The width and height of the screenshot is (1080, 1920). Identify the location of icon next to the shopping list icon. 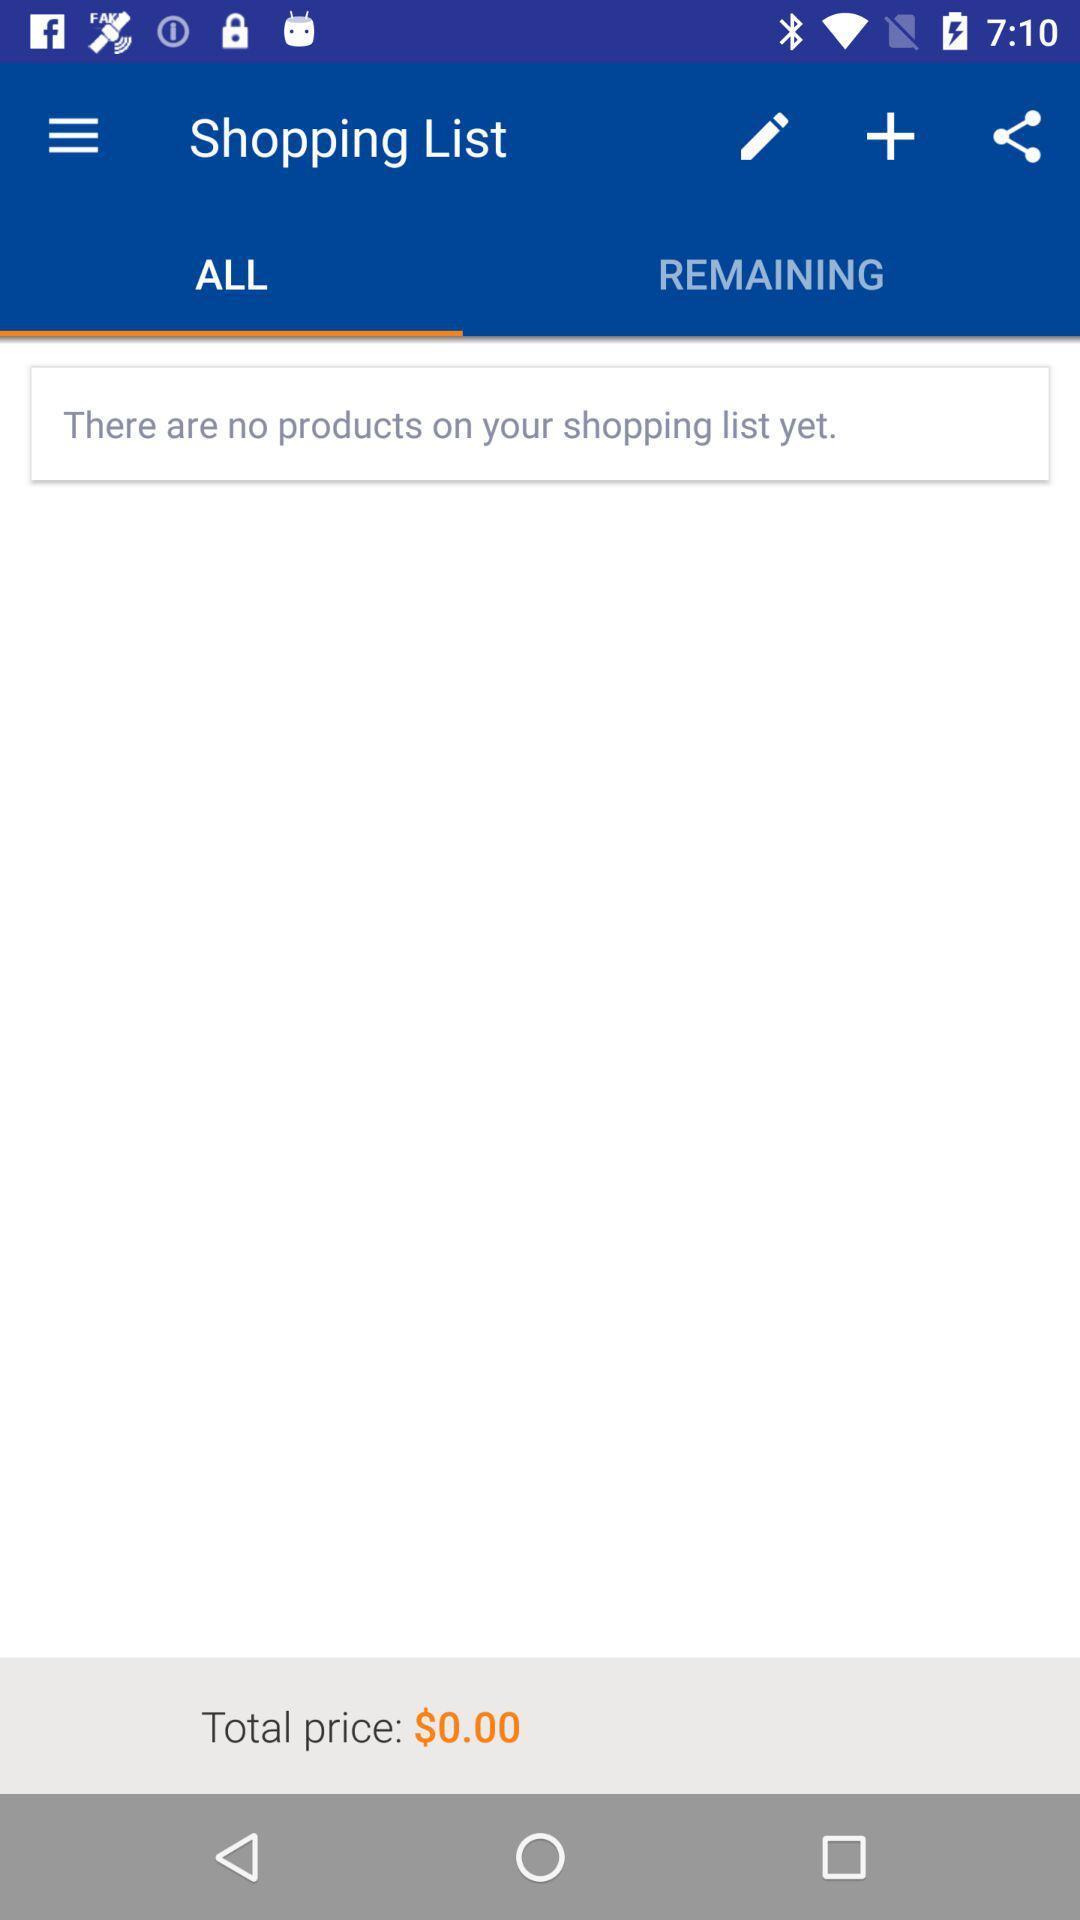
(764, 135).